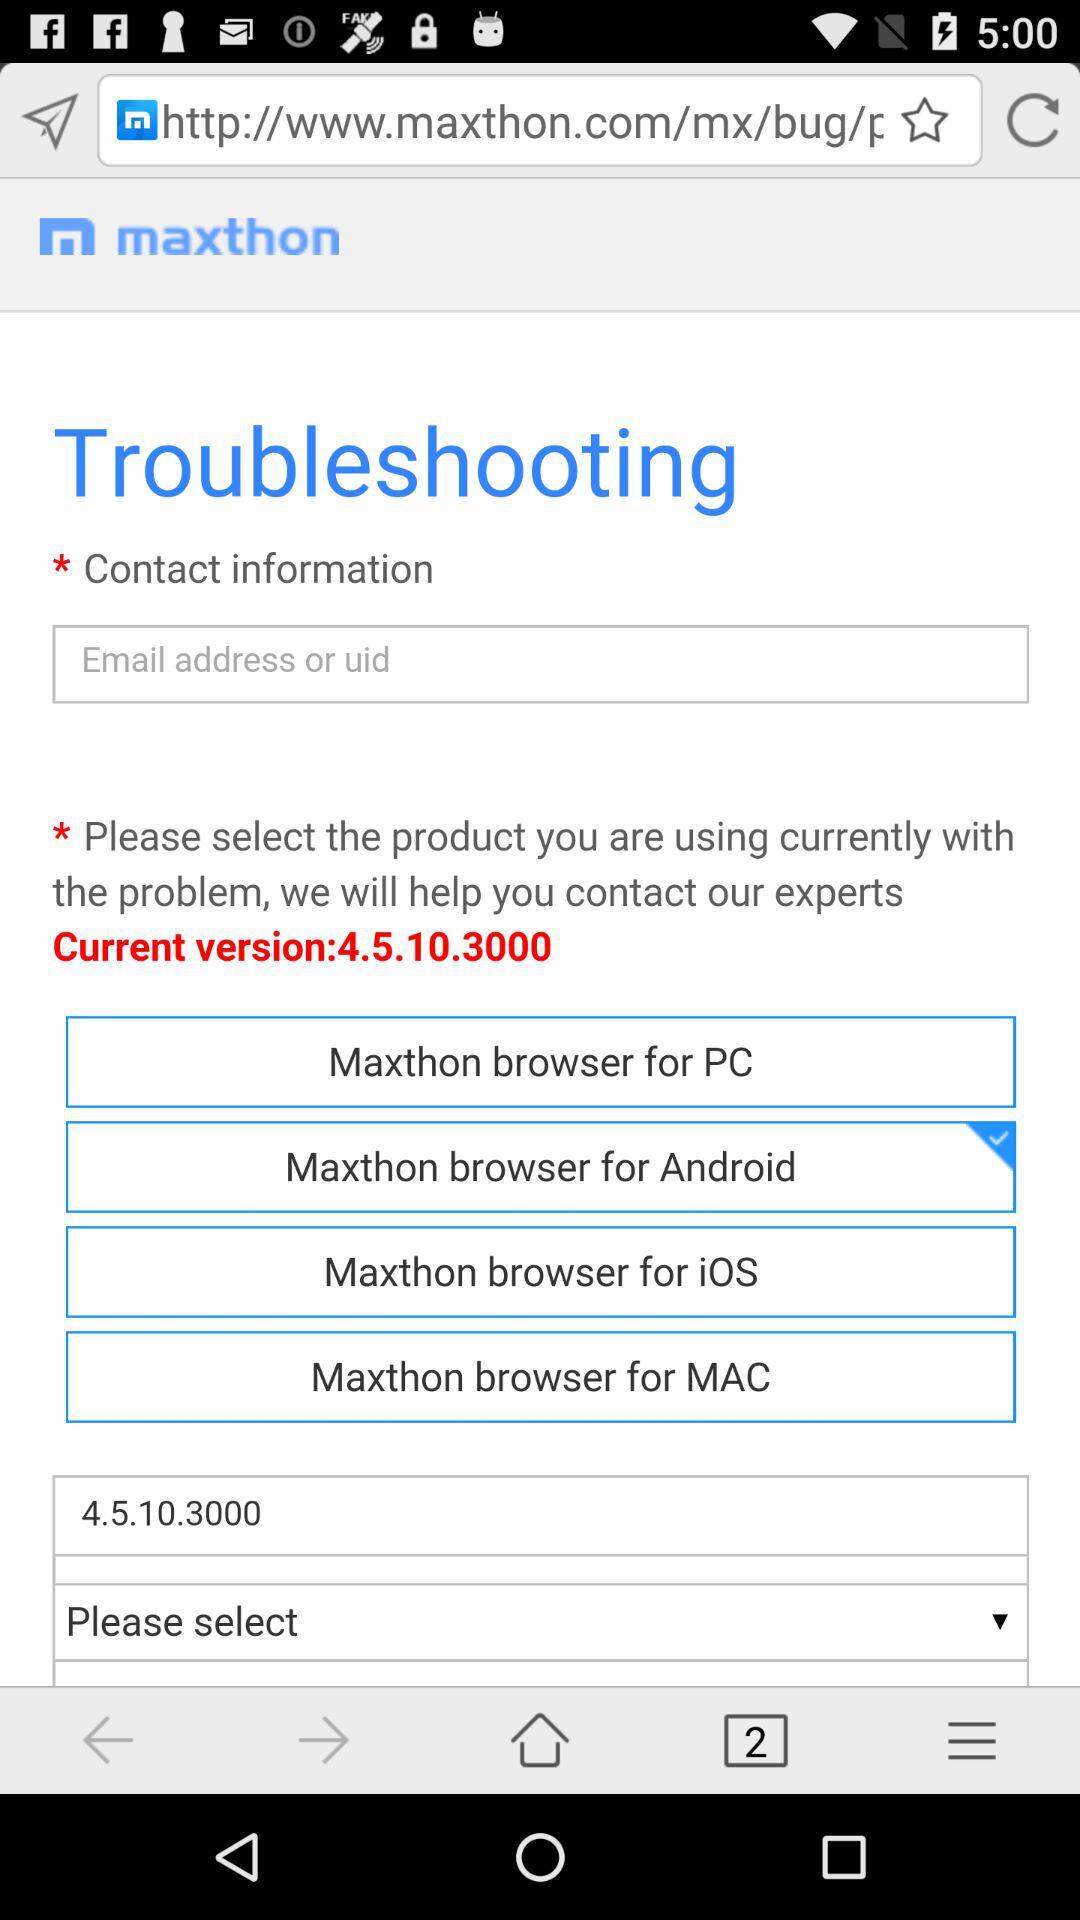  Describe the element at coordinates (924, 127) in the screenshot. I see `the star icon` at that location.